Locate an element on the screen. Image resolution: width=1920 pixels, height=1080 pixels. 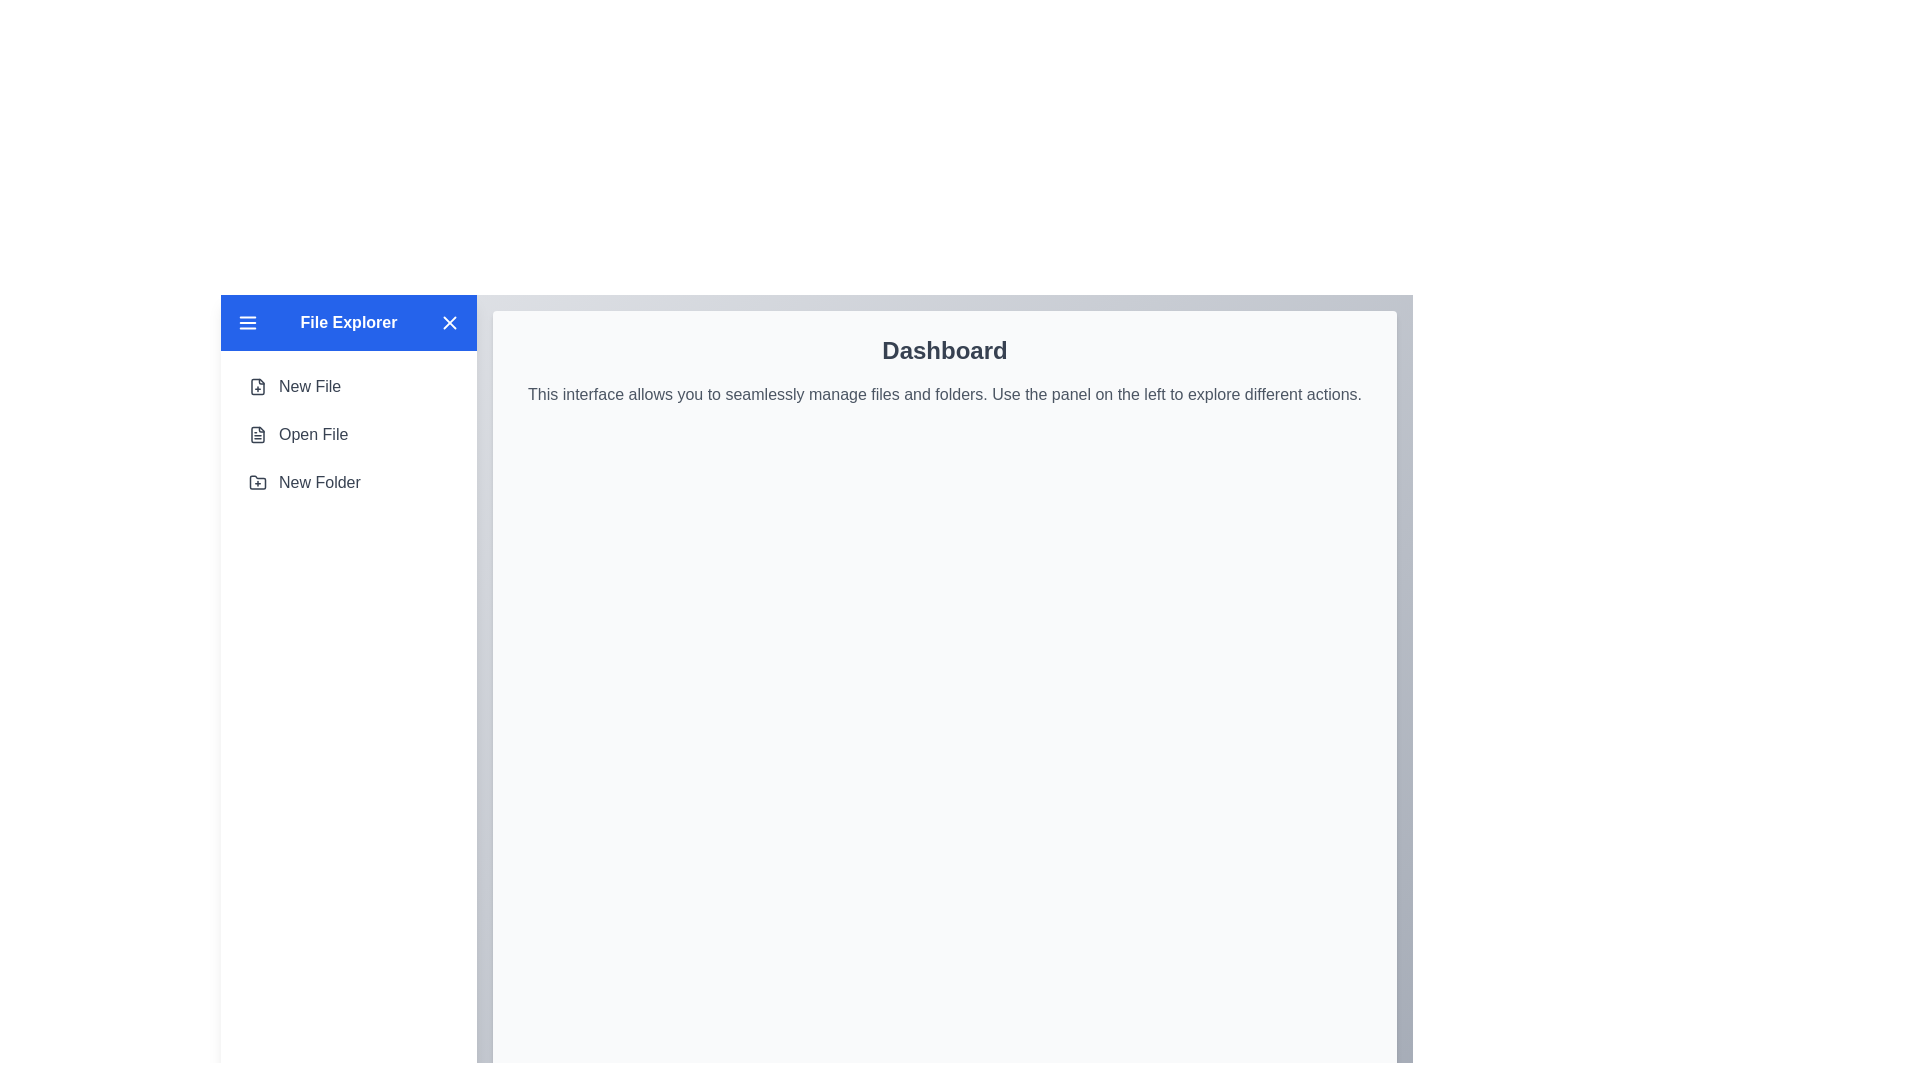
the 'New File' menu item located on the left panel, which features an icon of a file with a plus symbol and is the first item in a vertical stack of options is located at coordinates (293, 386).